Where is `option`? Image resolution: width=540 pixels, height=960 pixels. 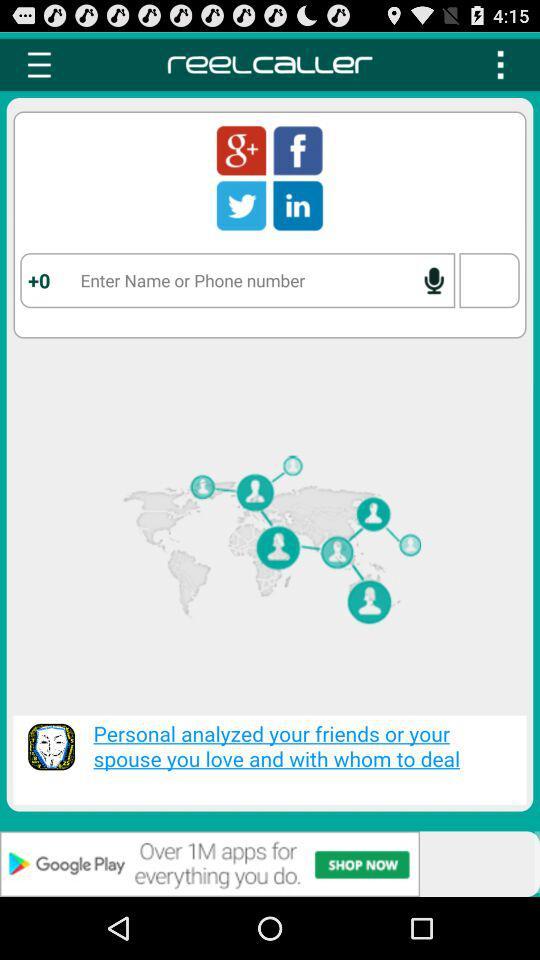 option is located at coordinates (499, 64).